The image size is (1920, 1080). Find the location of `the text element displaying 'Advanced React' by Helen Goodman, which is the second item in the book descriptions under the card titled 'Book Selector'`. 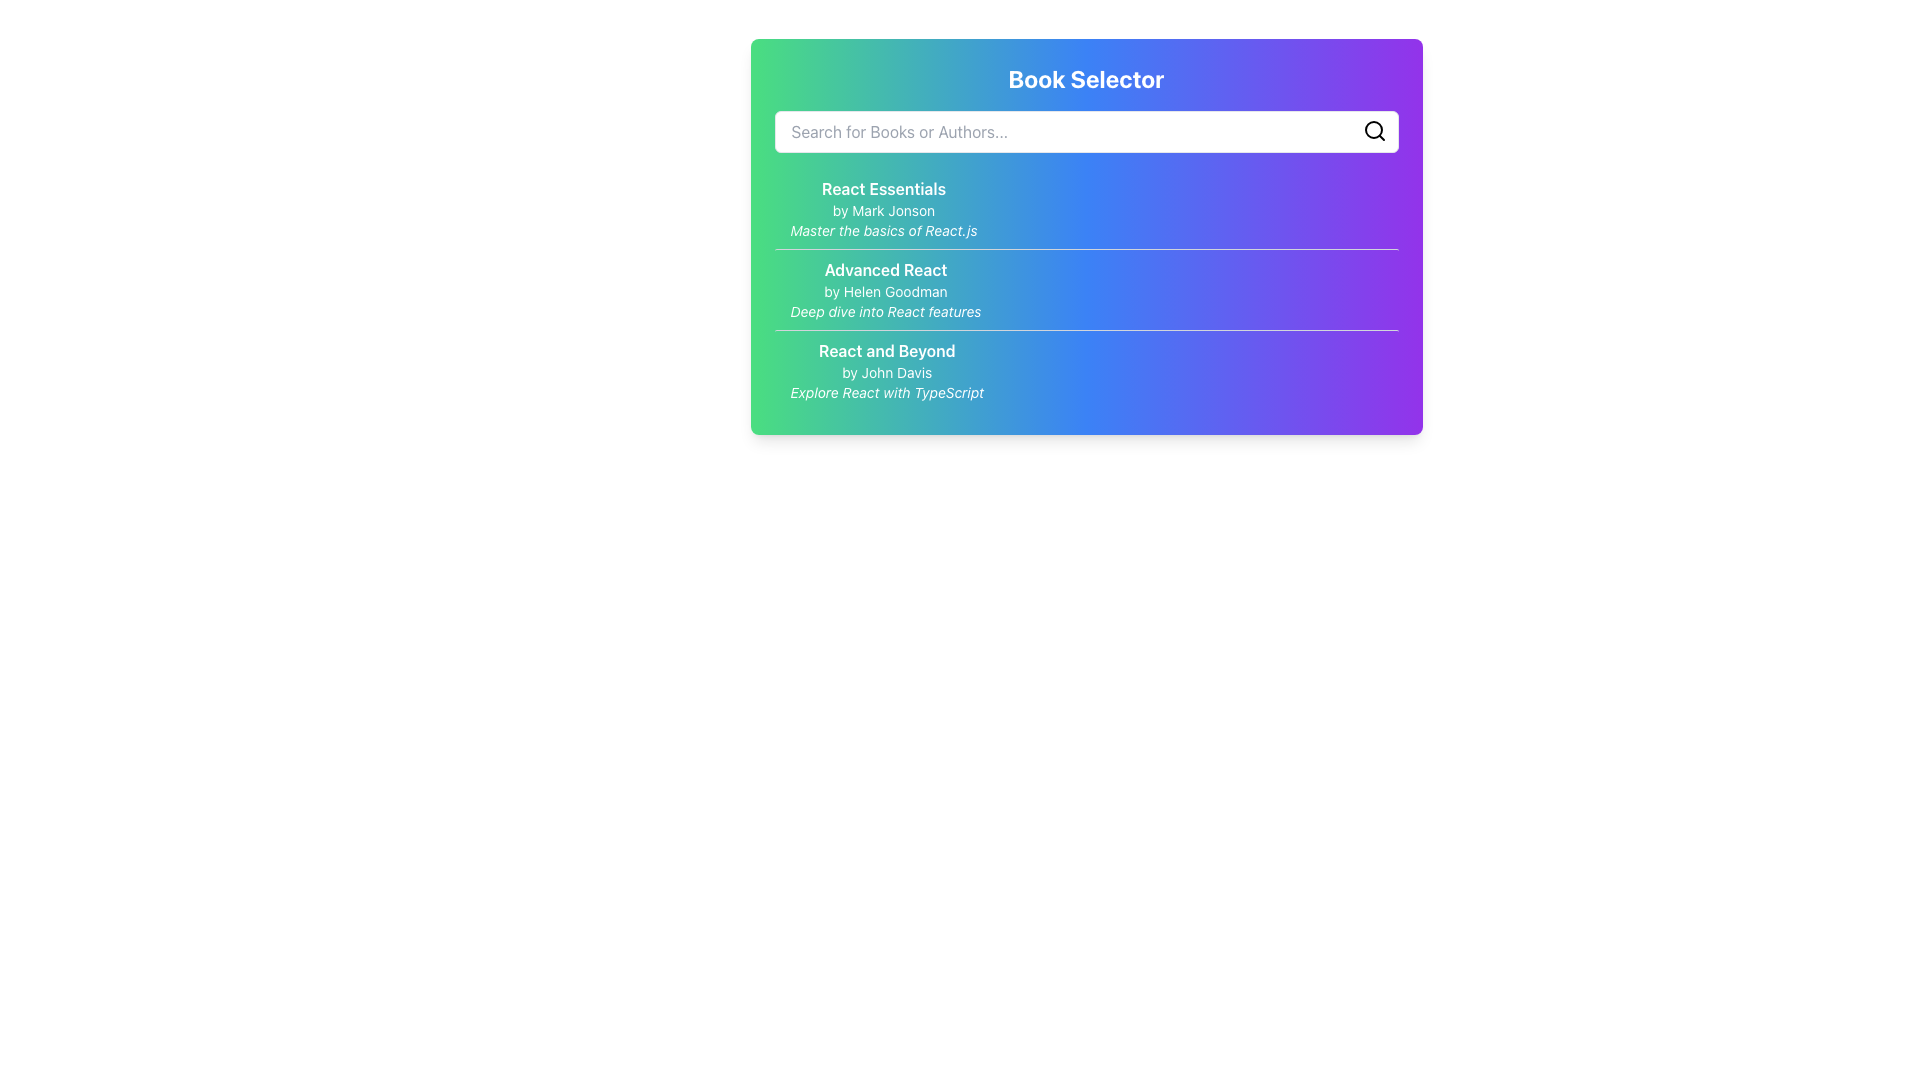

the text element displaying 'Advanced React' by Helen Goodman, which is the second item in the book descriptions under the card titled 'Book Selector' is located at coordinates (885, 289).